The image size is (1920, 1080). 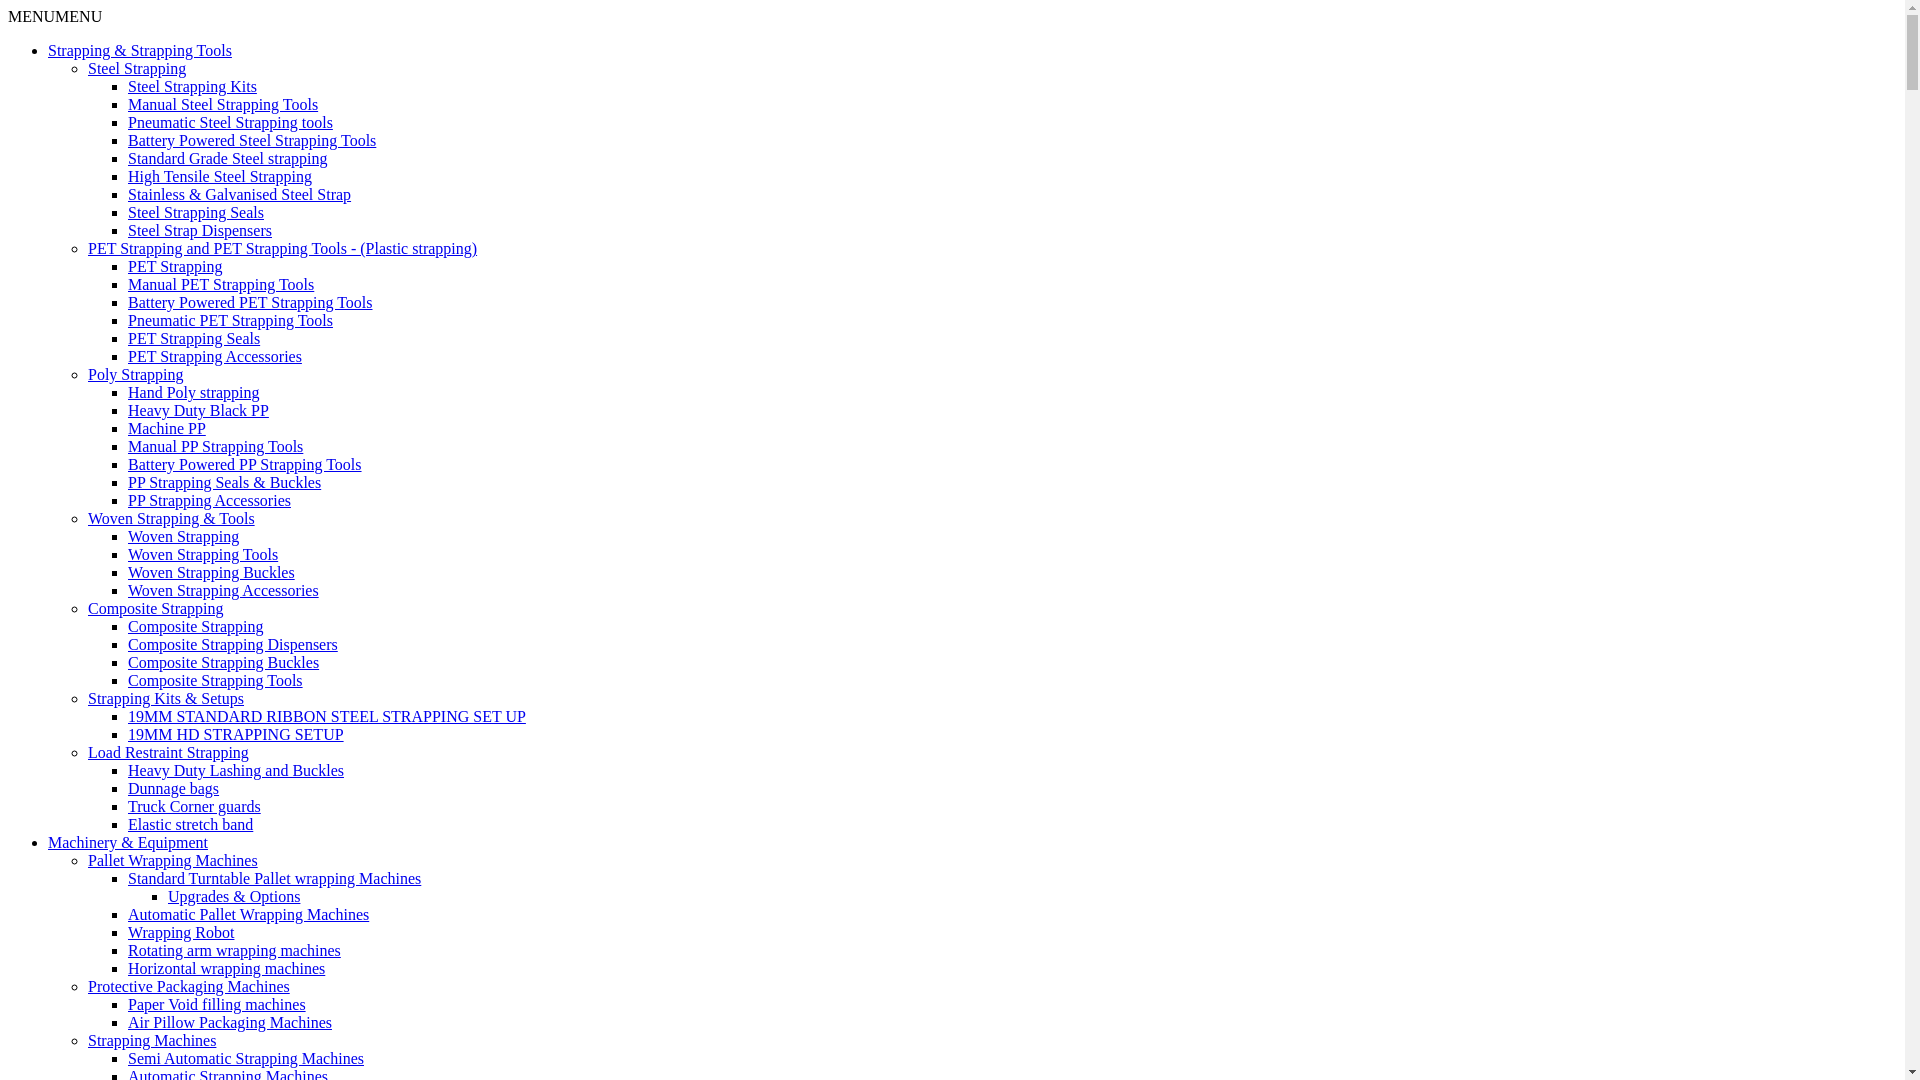 What do you see at coordinates (226, 967) in the screenshot?
I see `'Horizontal wrapping machines'` at bounding box center [226, 967].